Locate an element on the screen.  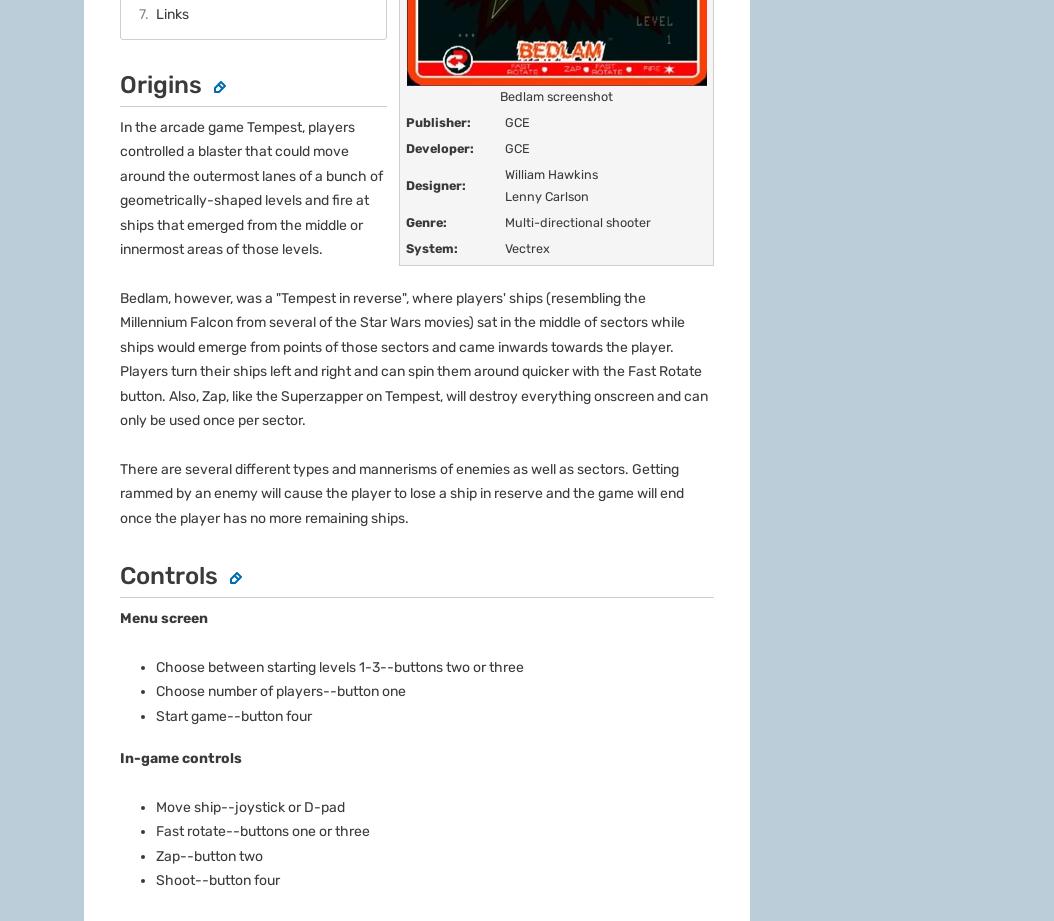
'About' is located at coordinates (101, 409).